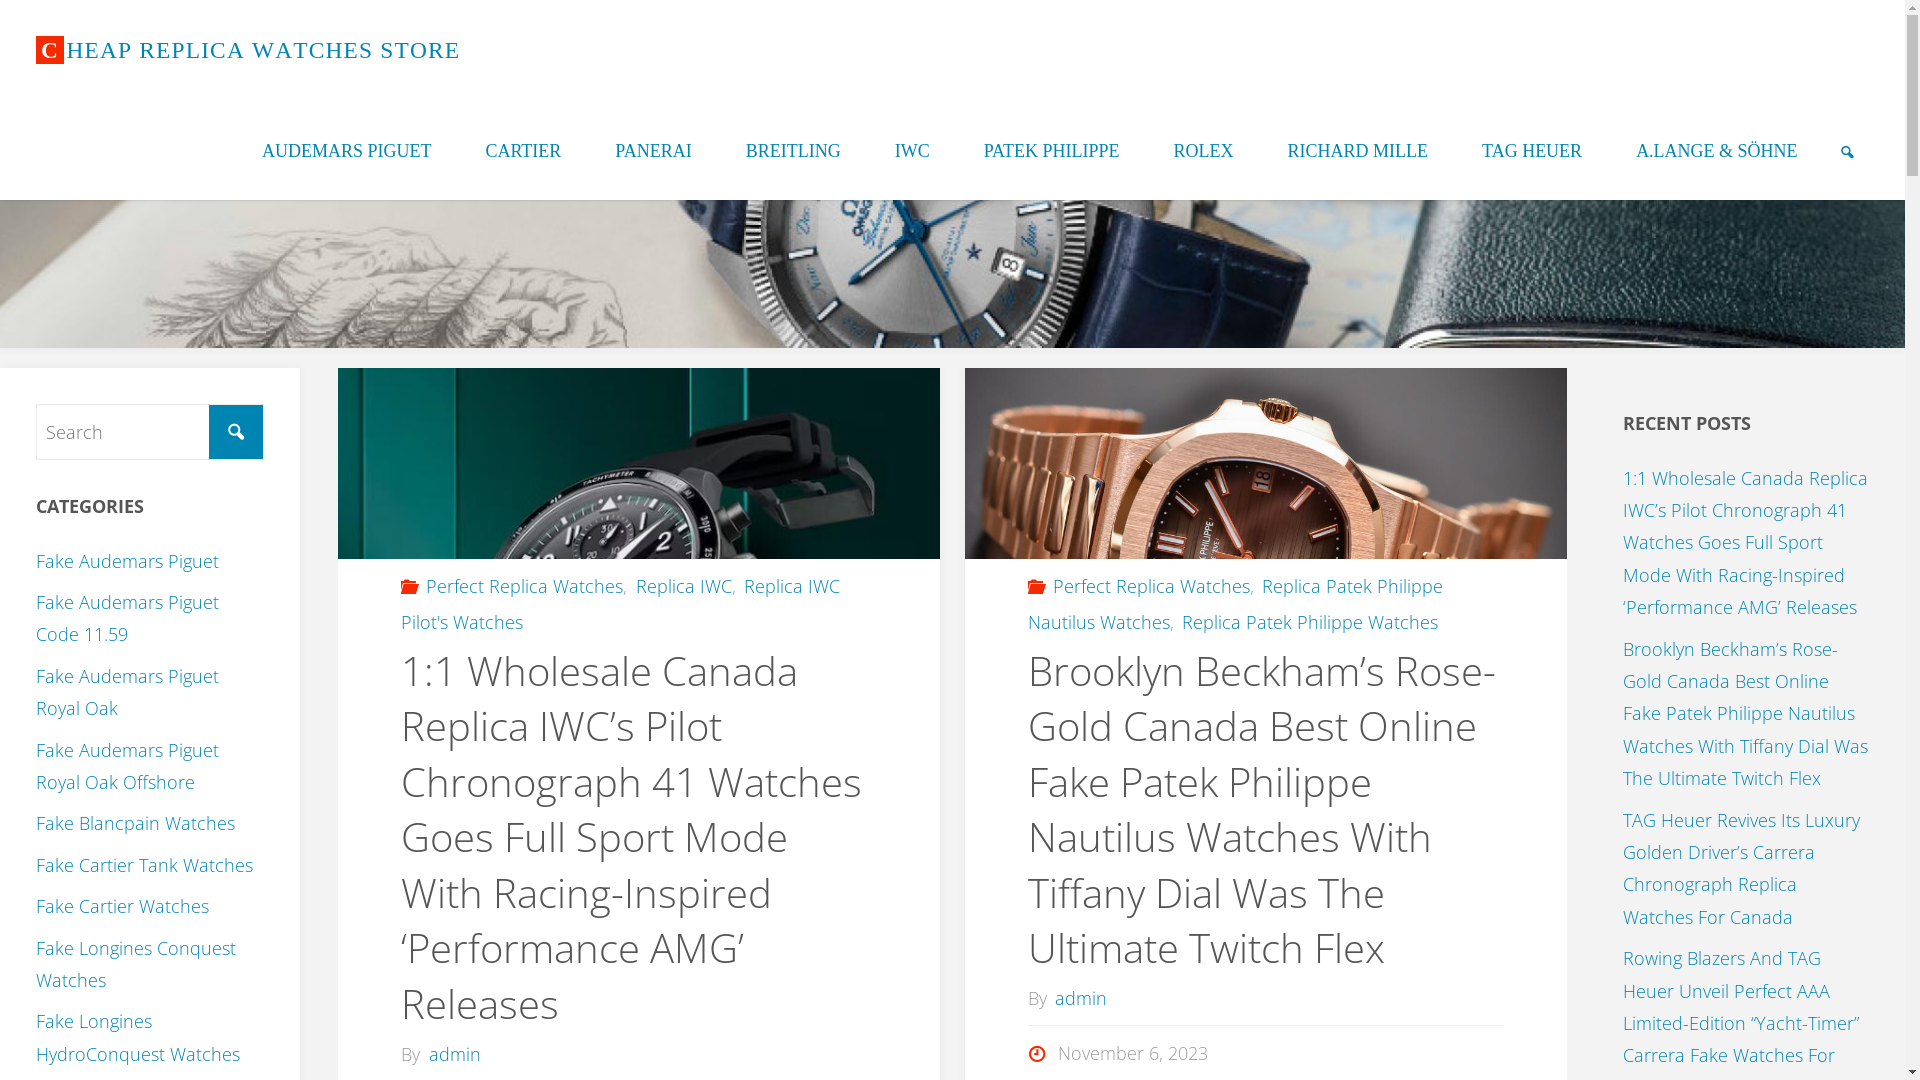 This screenshot has height=1080, width=1920. I want to click on 'Fake Audemars Piguet Royal Oak Offshore', so click(126, 765).